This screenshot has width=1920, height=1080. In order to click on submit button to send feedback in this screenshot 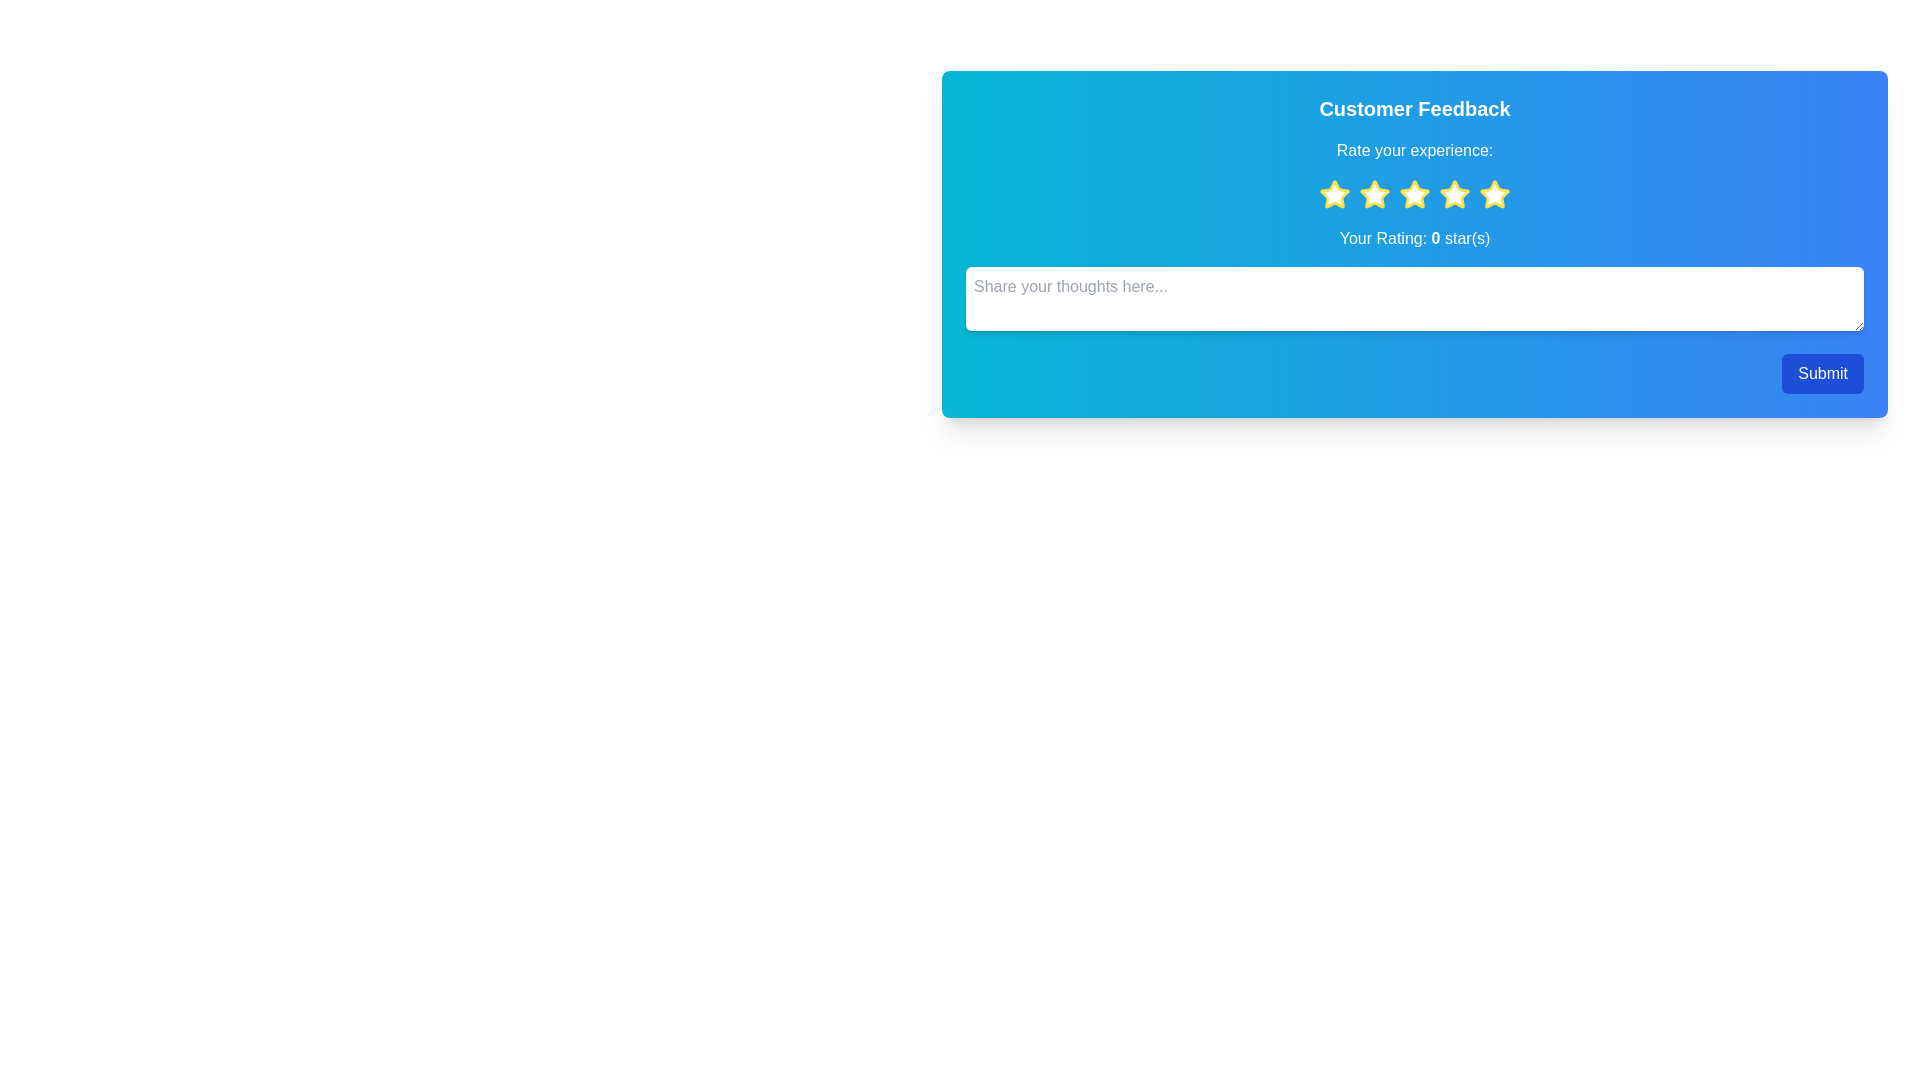, I will do `click(1823, 374)`.